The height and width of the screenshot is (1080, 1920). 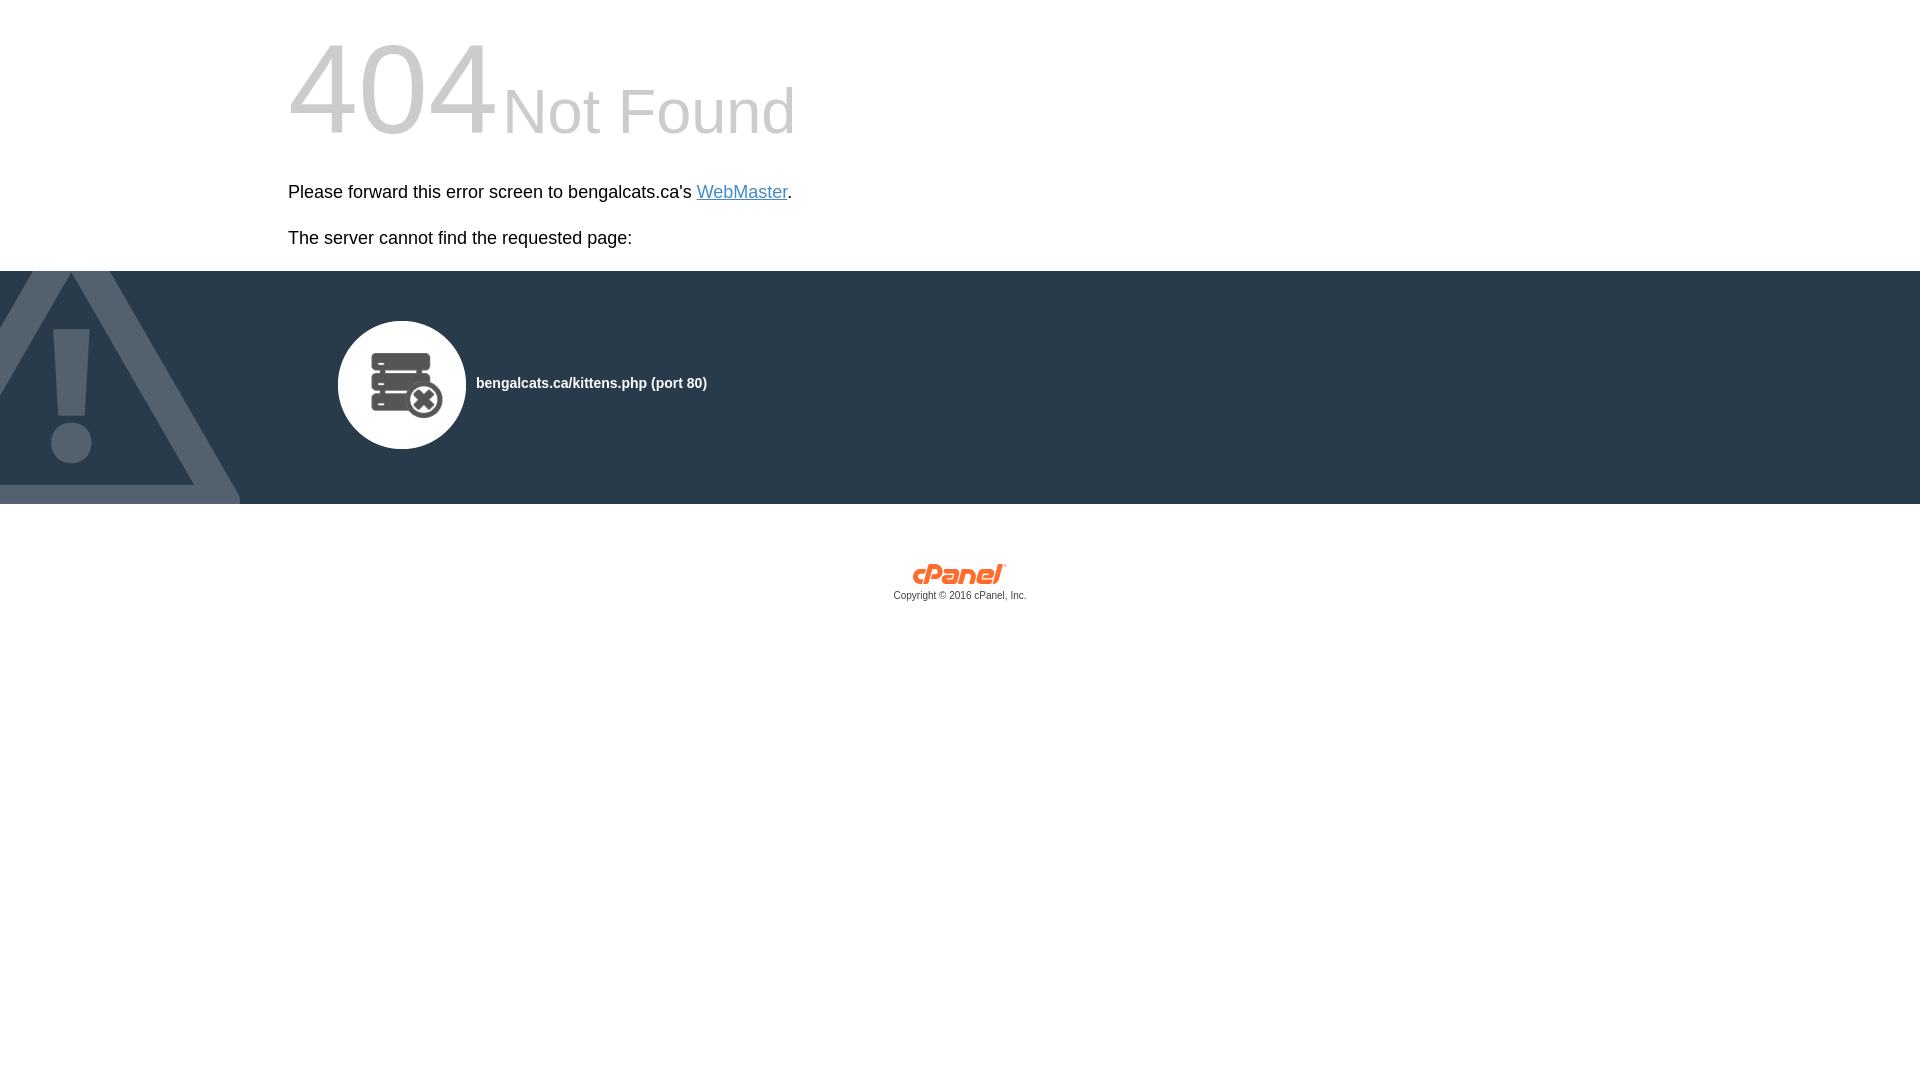 I want to click on 'WebMaster', so click(x=741, y=192).